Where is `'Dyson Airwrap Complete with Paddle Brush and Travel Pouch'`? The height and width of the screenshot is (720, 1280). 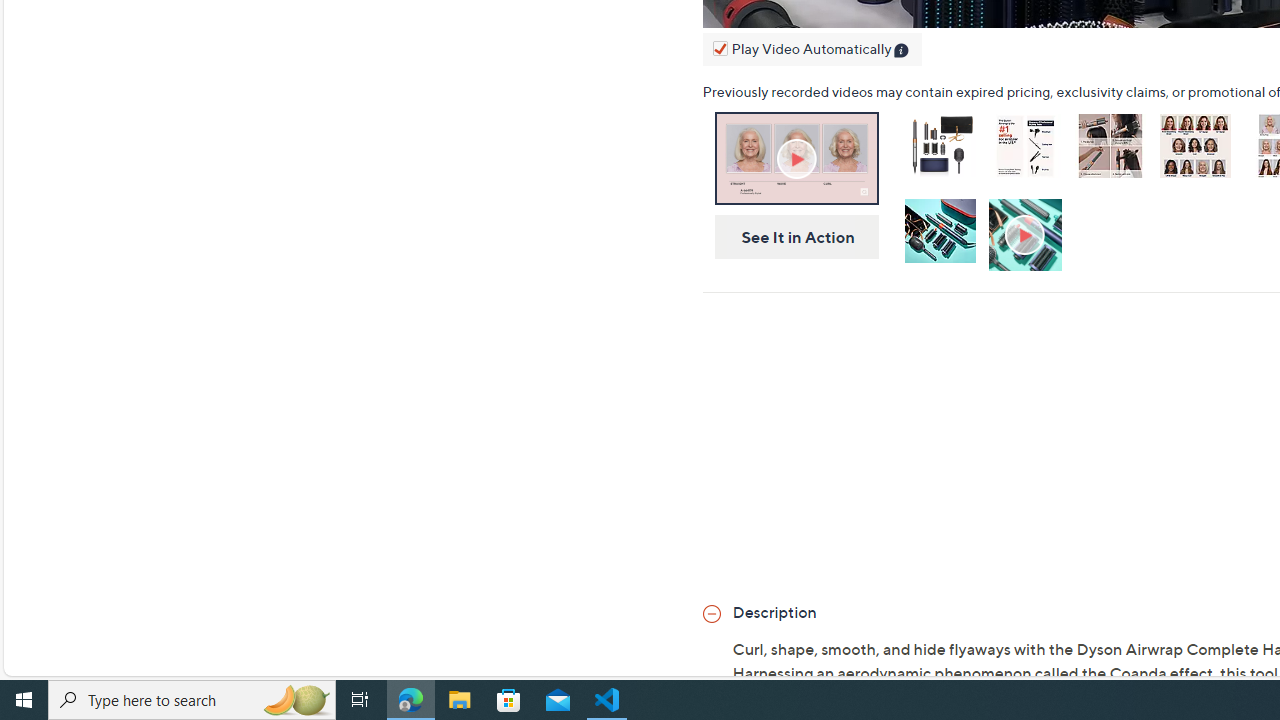
'Dyson Airwrap Complete with Paddle Brush and Travel Pouch' is located at coordinates (938, 144).